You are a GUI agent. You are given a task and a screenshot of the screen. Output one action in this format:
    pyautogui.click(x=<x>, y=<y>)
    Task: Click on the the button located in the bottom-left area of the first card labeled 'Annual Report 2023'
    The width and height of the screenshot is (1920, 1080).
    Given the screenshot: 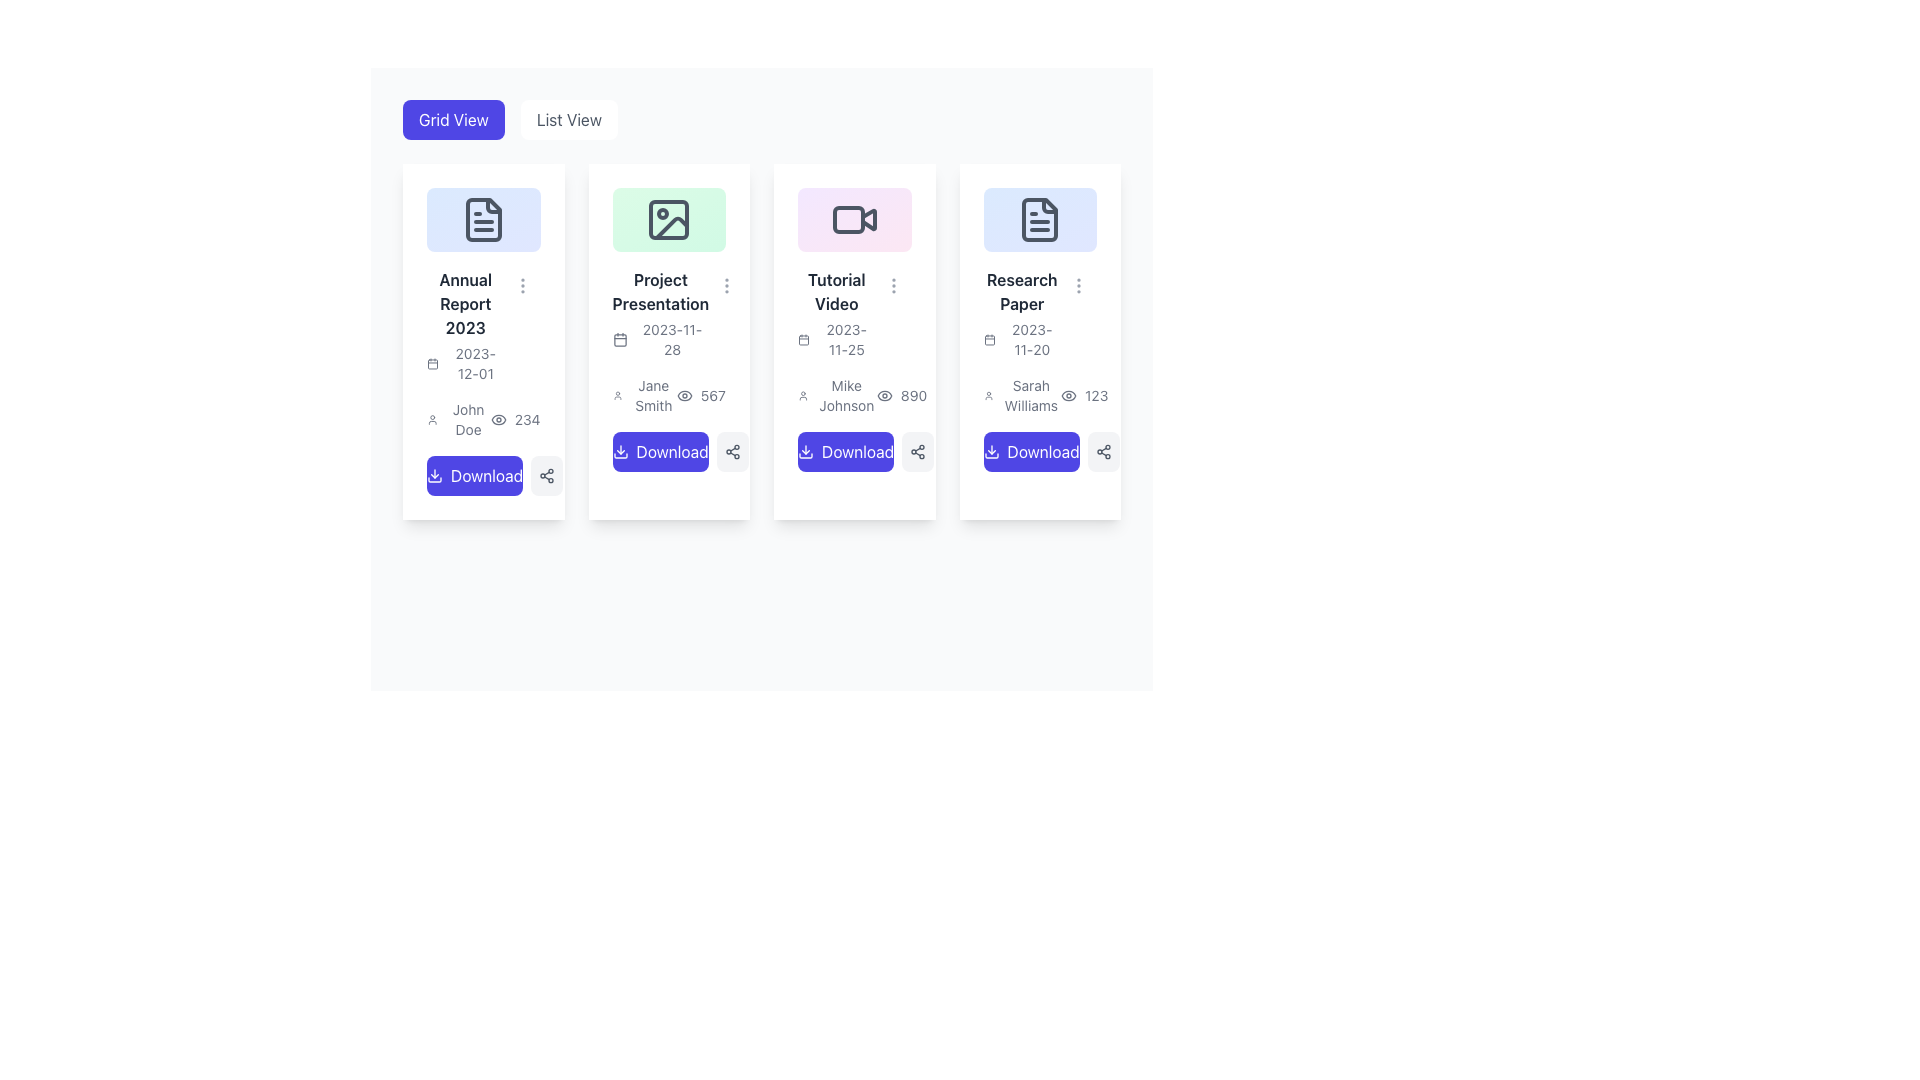 What is the action you would take?
    pyautogui.click(x=474, y=475)
    